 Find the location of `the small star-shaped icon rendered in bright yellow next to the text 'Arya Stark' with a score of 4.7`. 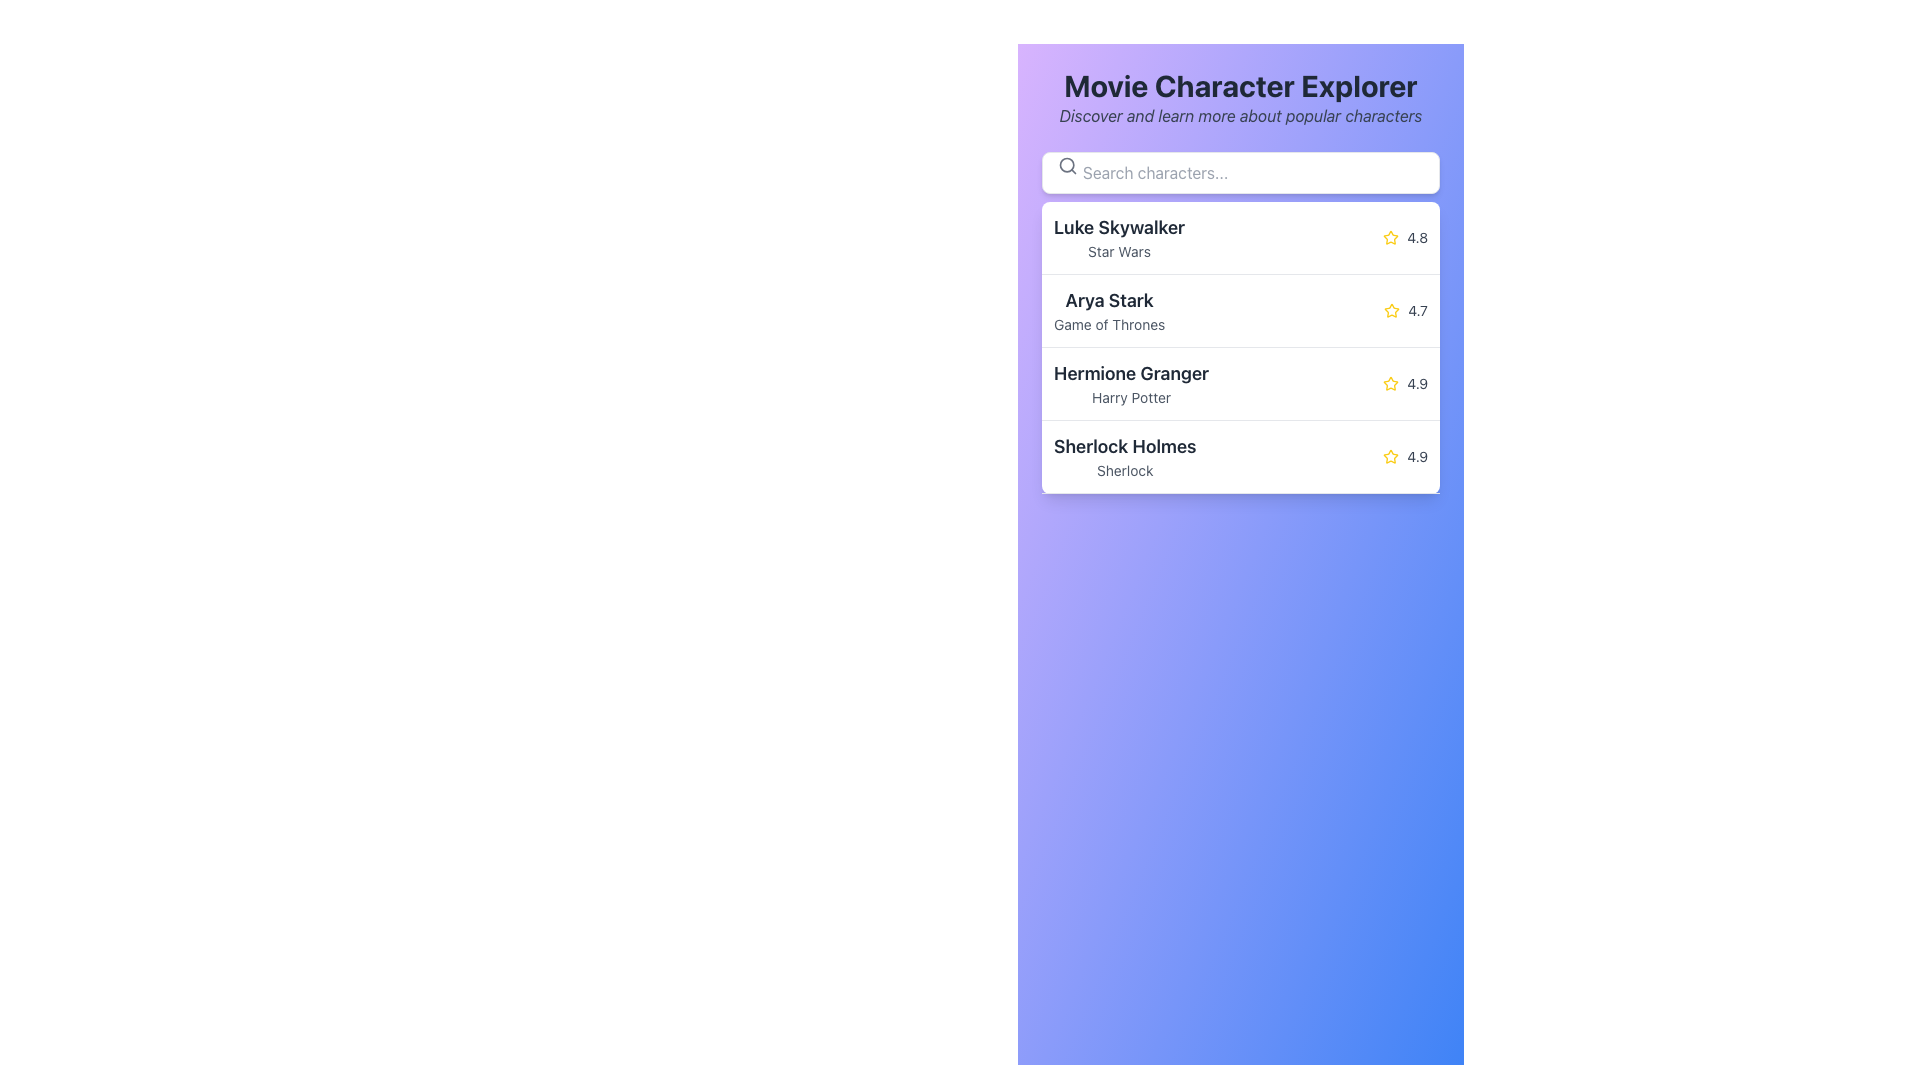

the small star-shaped icon rendered in bright yellow next to the text 'Arya Stark' with a score of 4.7 is located at coordinates (1391, 310).